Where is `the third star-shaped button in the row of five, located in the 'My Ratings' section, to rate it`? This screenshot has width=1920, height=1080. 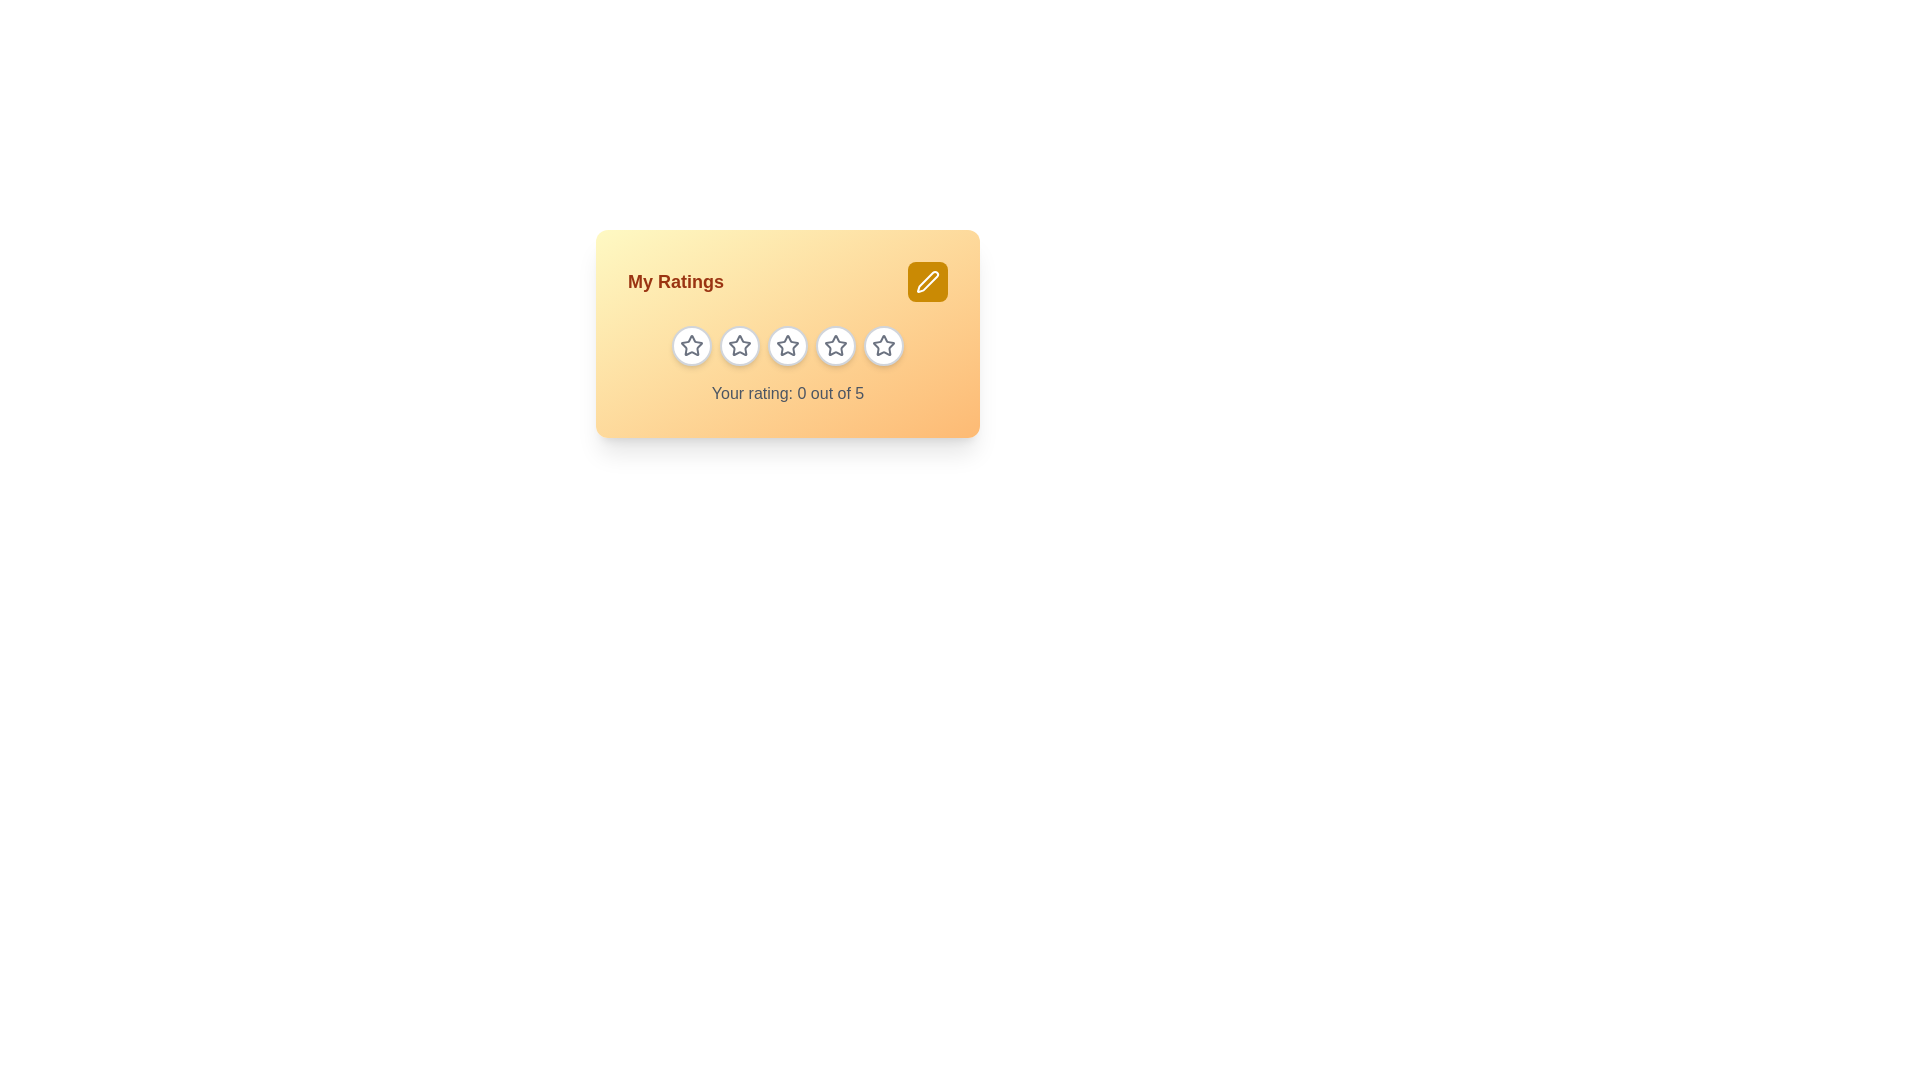
the third star-shaped button in the row of five, located in the 'My Ratings' section, to rate it is located at coordinates (786, 345).